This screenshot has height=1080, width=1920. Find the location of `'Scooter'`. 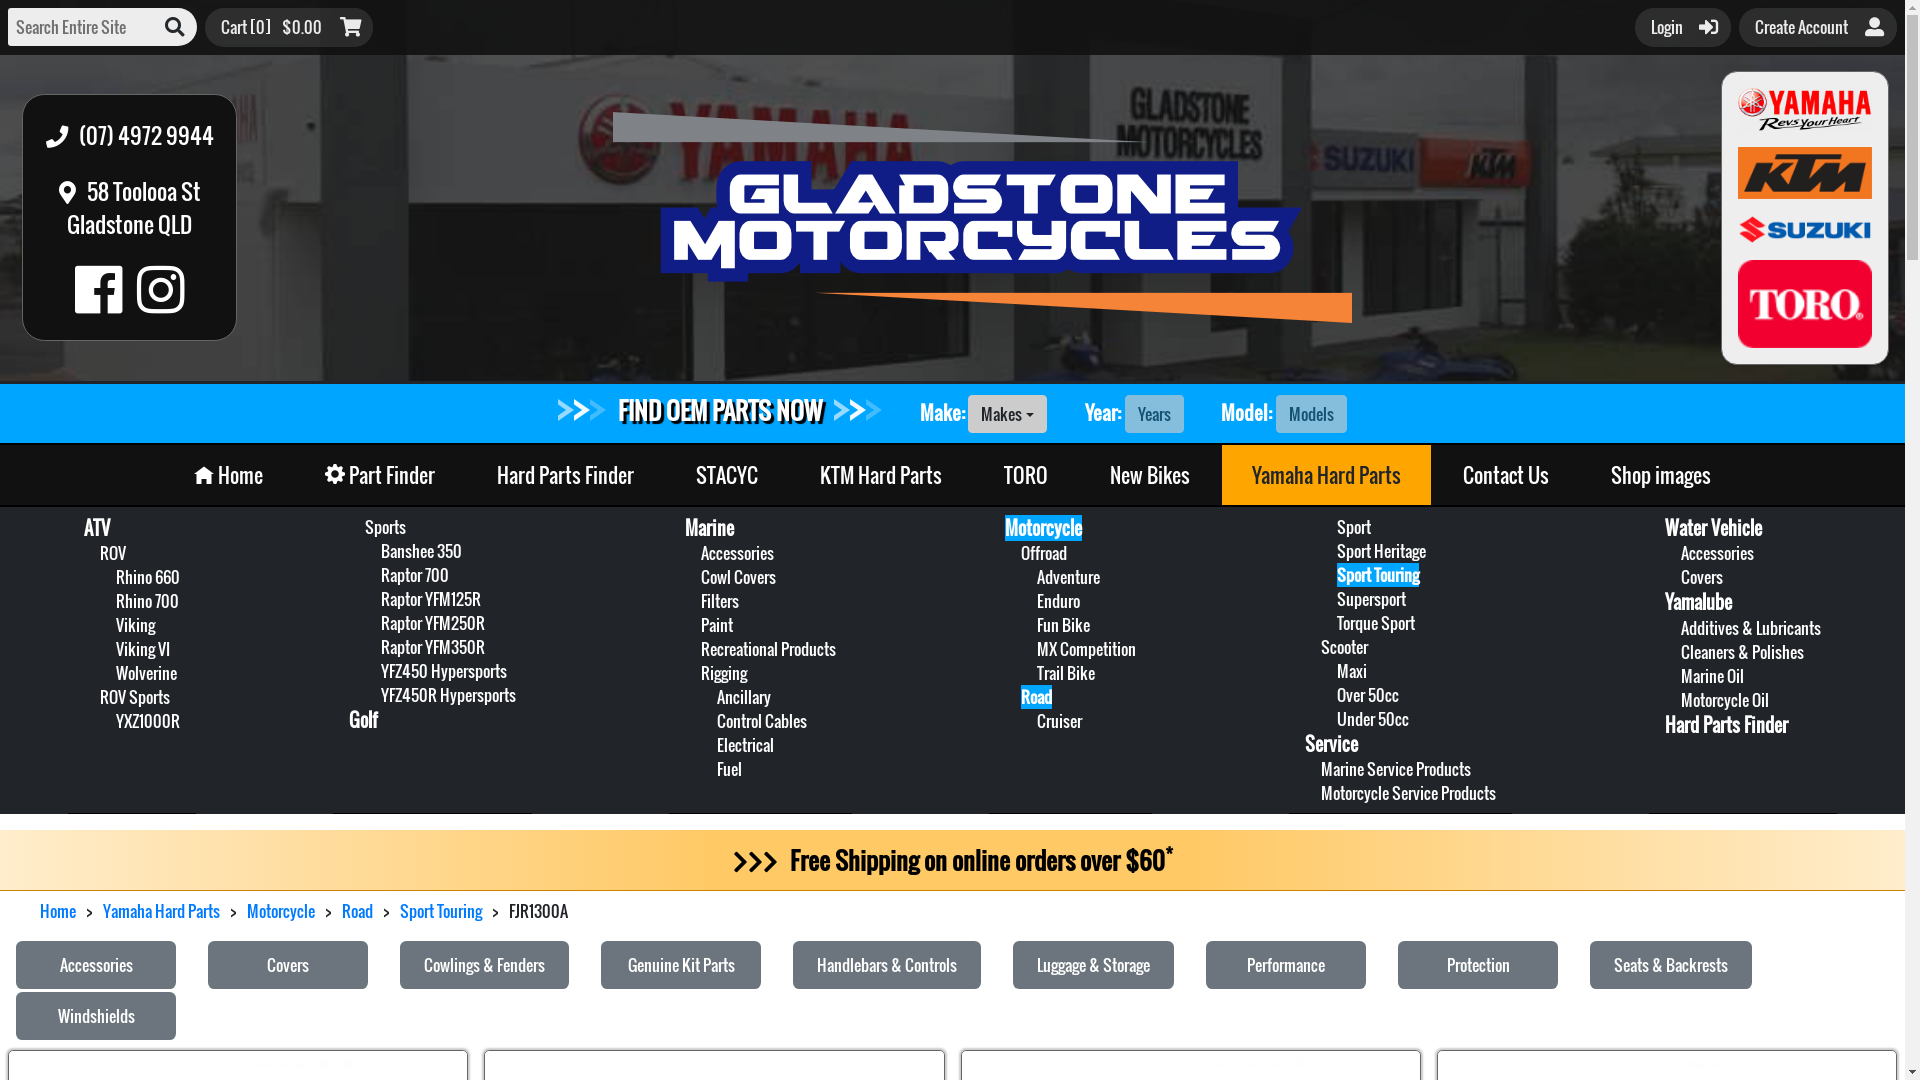

'Scooter' is located at coordinates (1344, 647).